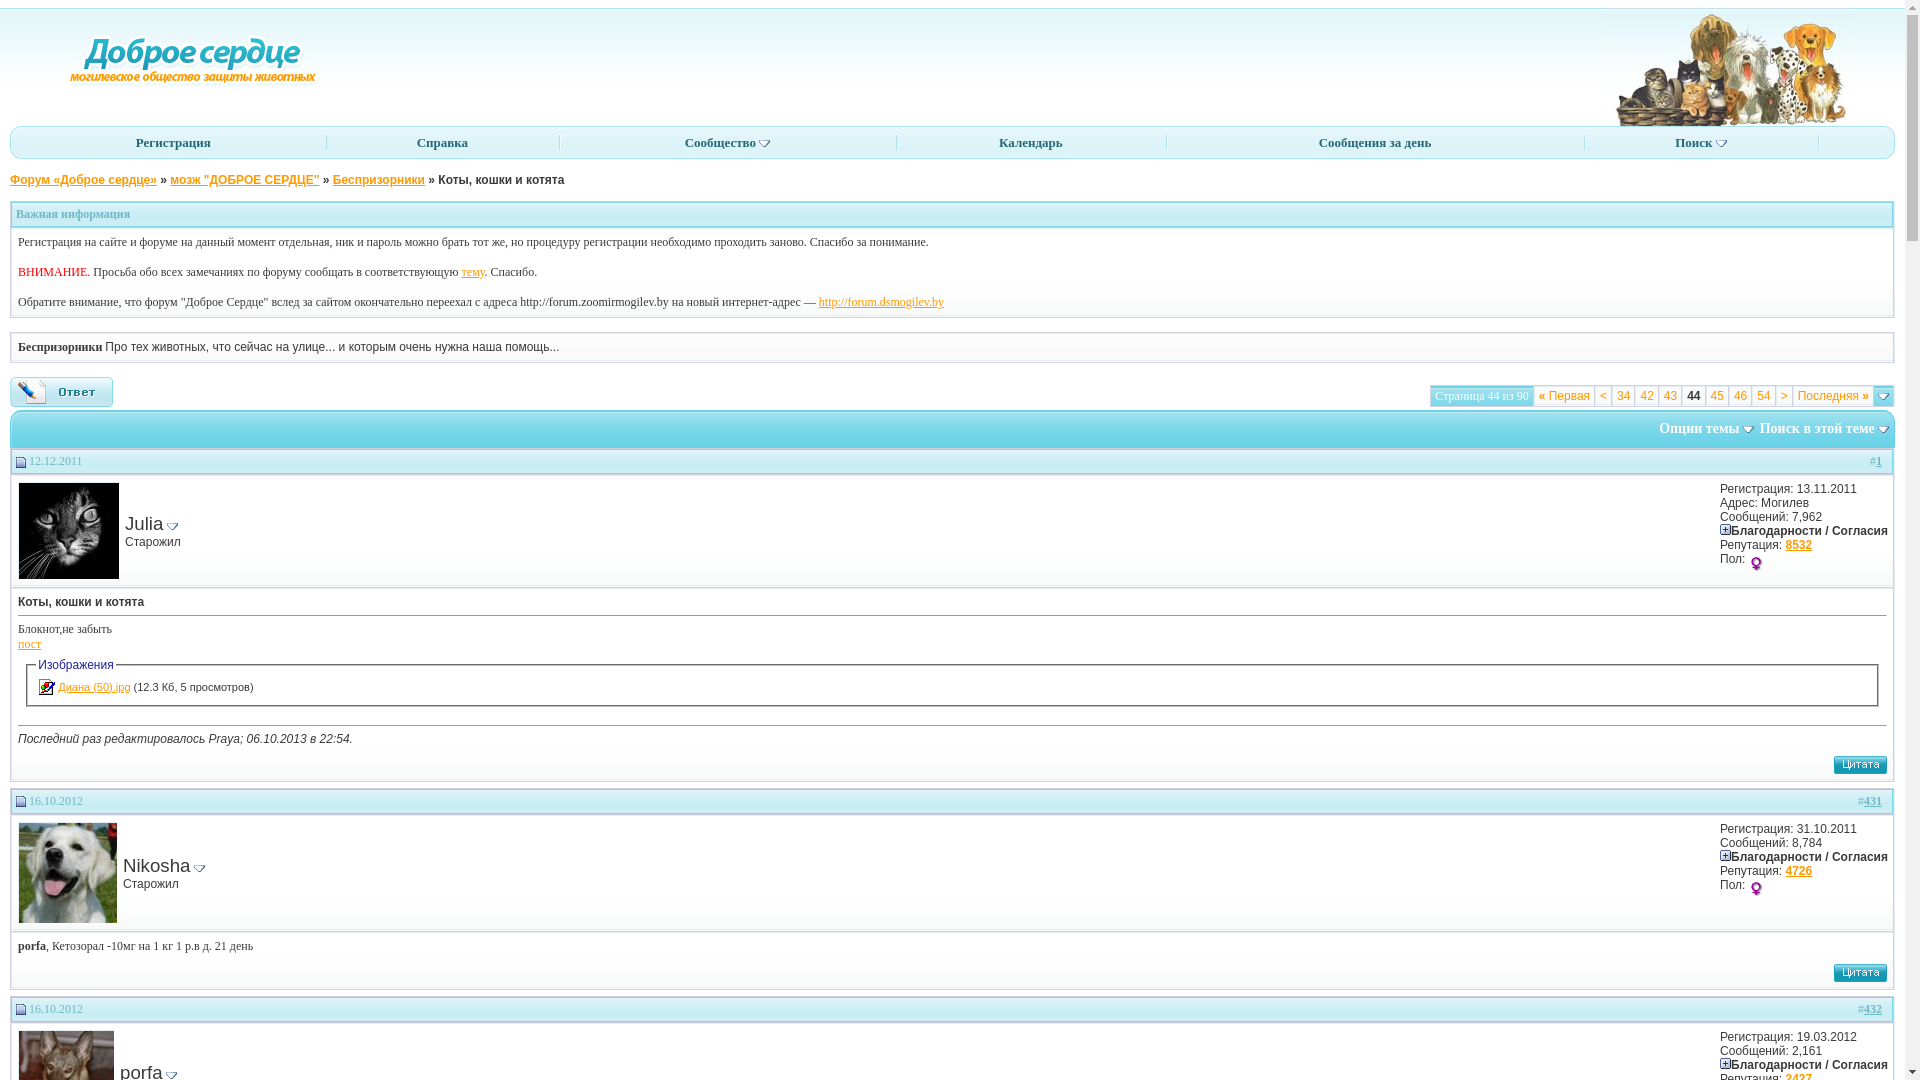 Image resolution: width=1920 pixels, height=1080 pixels. Describe the element at coordinates (1877, 461) in the screenshot. I see `'1'` at that location.